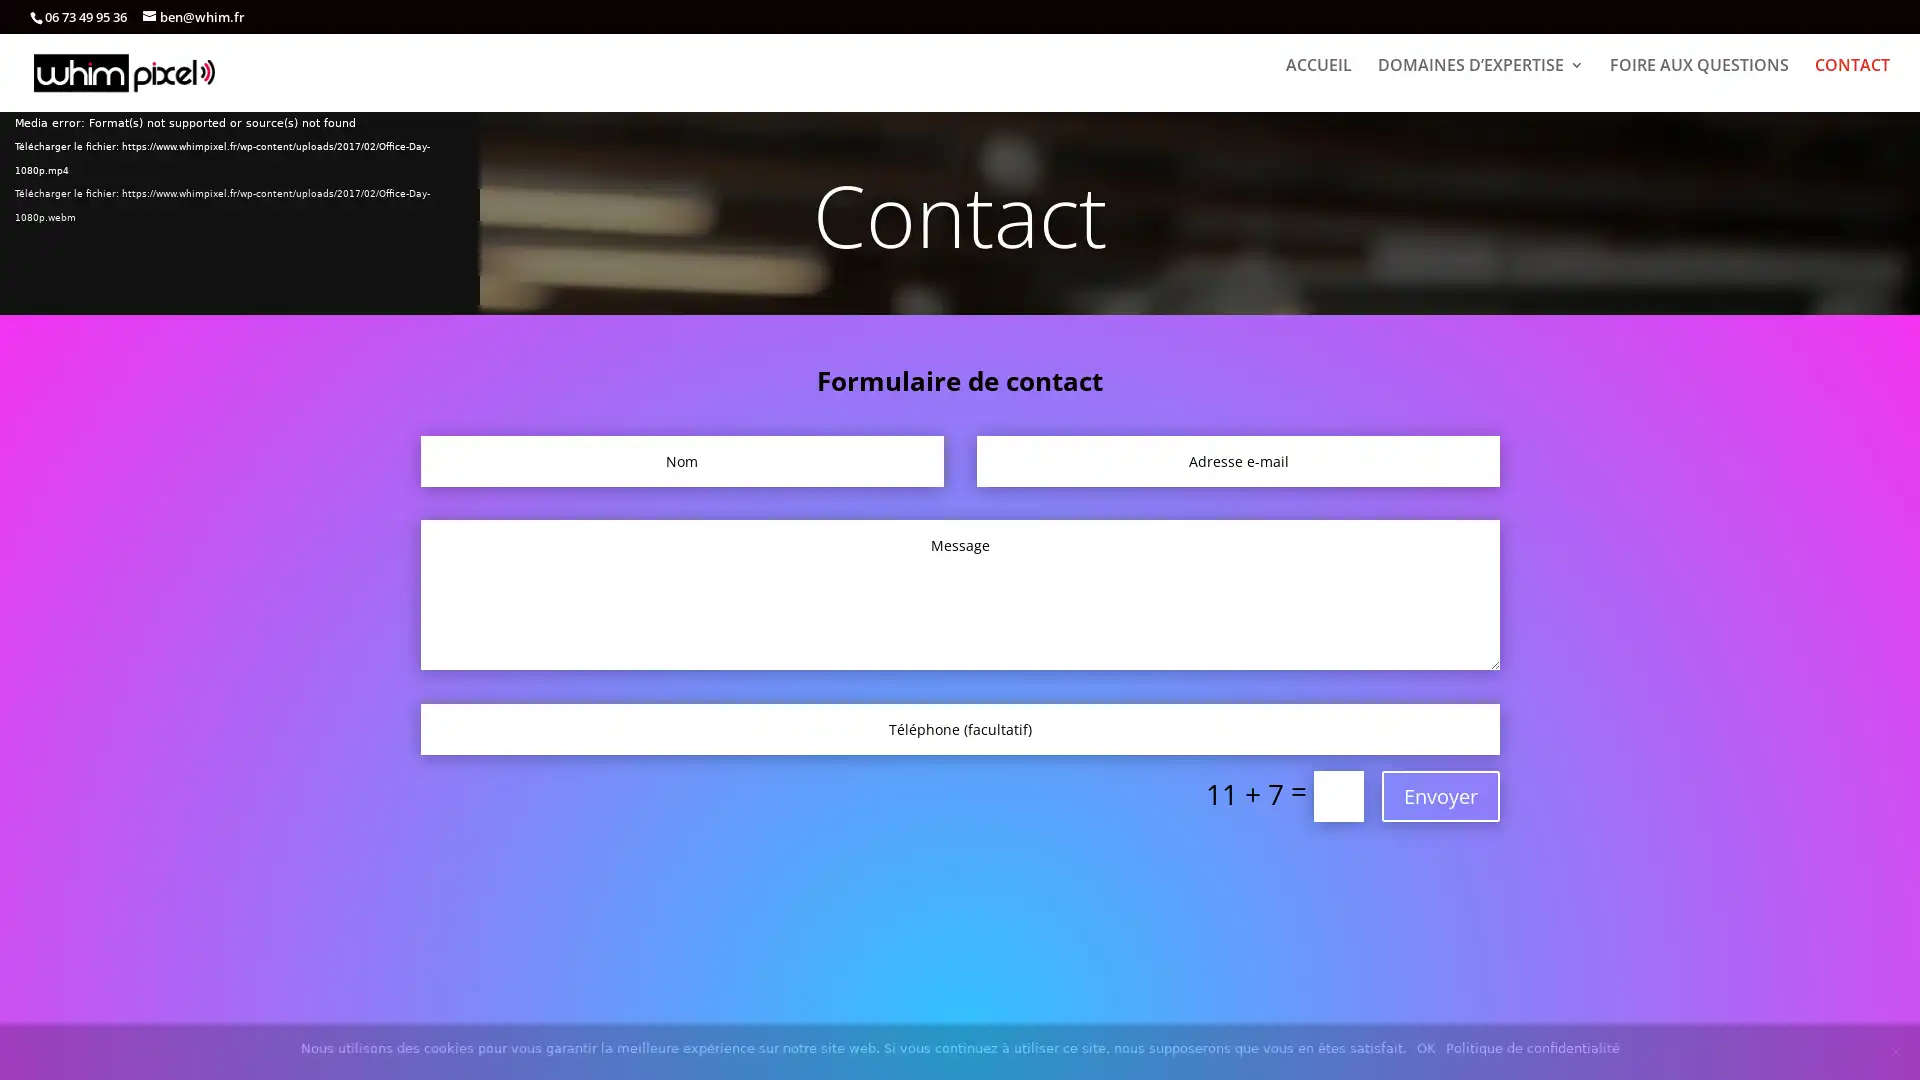  I want to click on Envoyer, so click(1440, 794).